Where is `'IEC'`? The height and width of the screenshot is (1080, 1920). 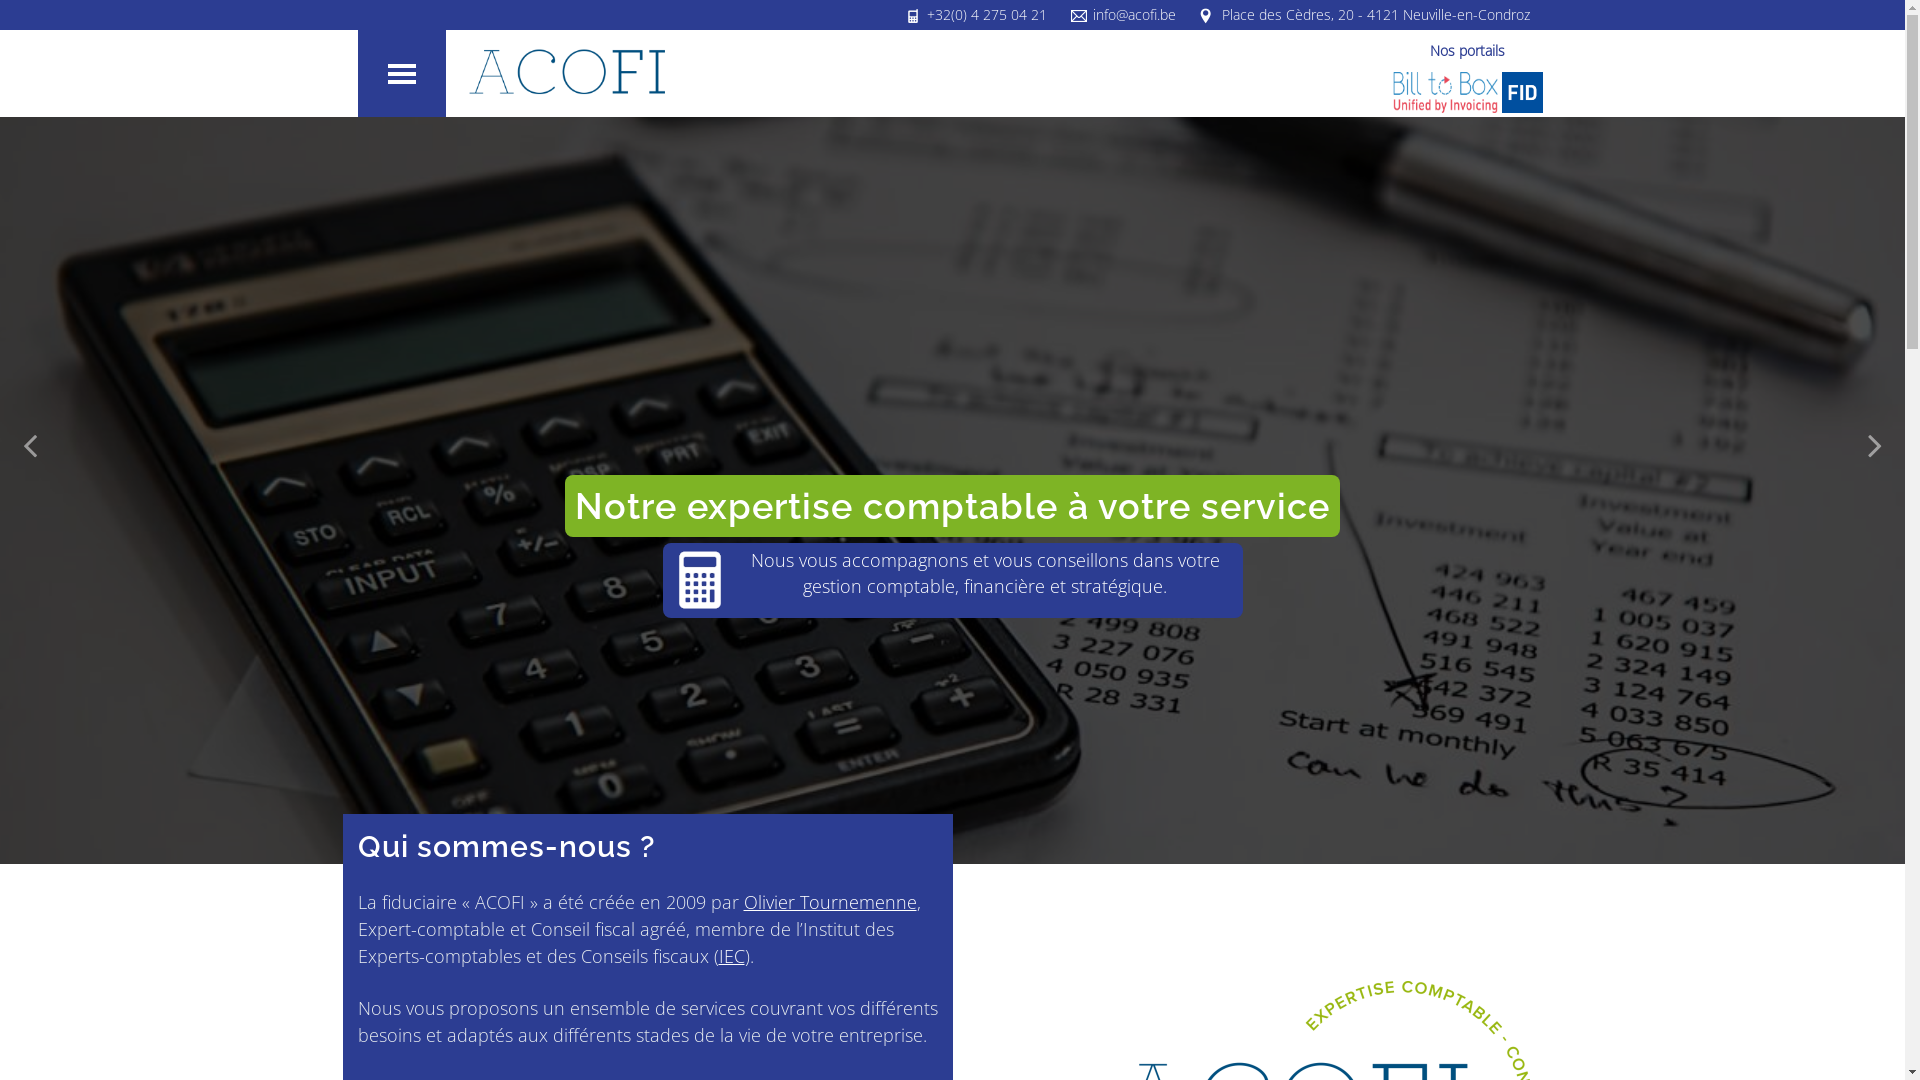
'IEC' is located at coordinates (729, 955).